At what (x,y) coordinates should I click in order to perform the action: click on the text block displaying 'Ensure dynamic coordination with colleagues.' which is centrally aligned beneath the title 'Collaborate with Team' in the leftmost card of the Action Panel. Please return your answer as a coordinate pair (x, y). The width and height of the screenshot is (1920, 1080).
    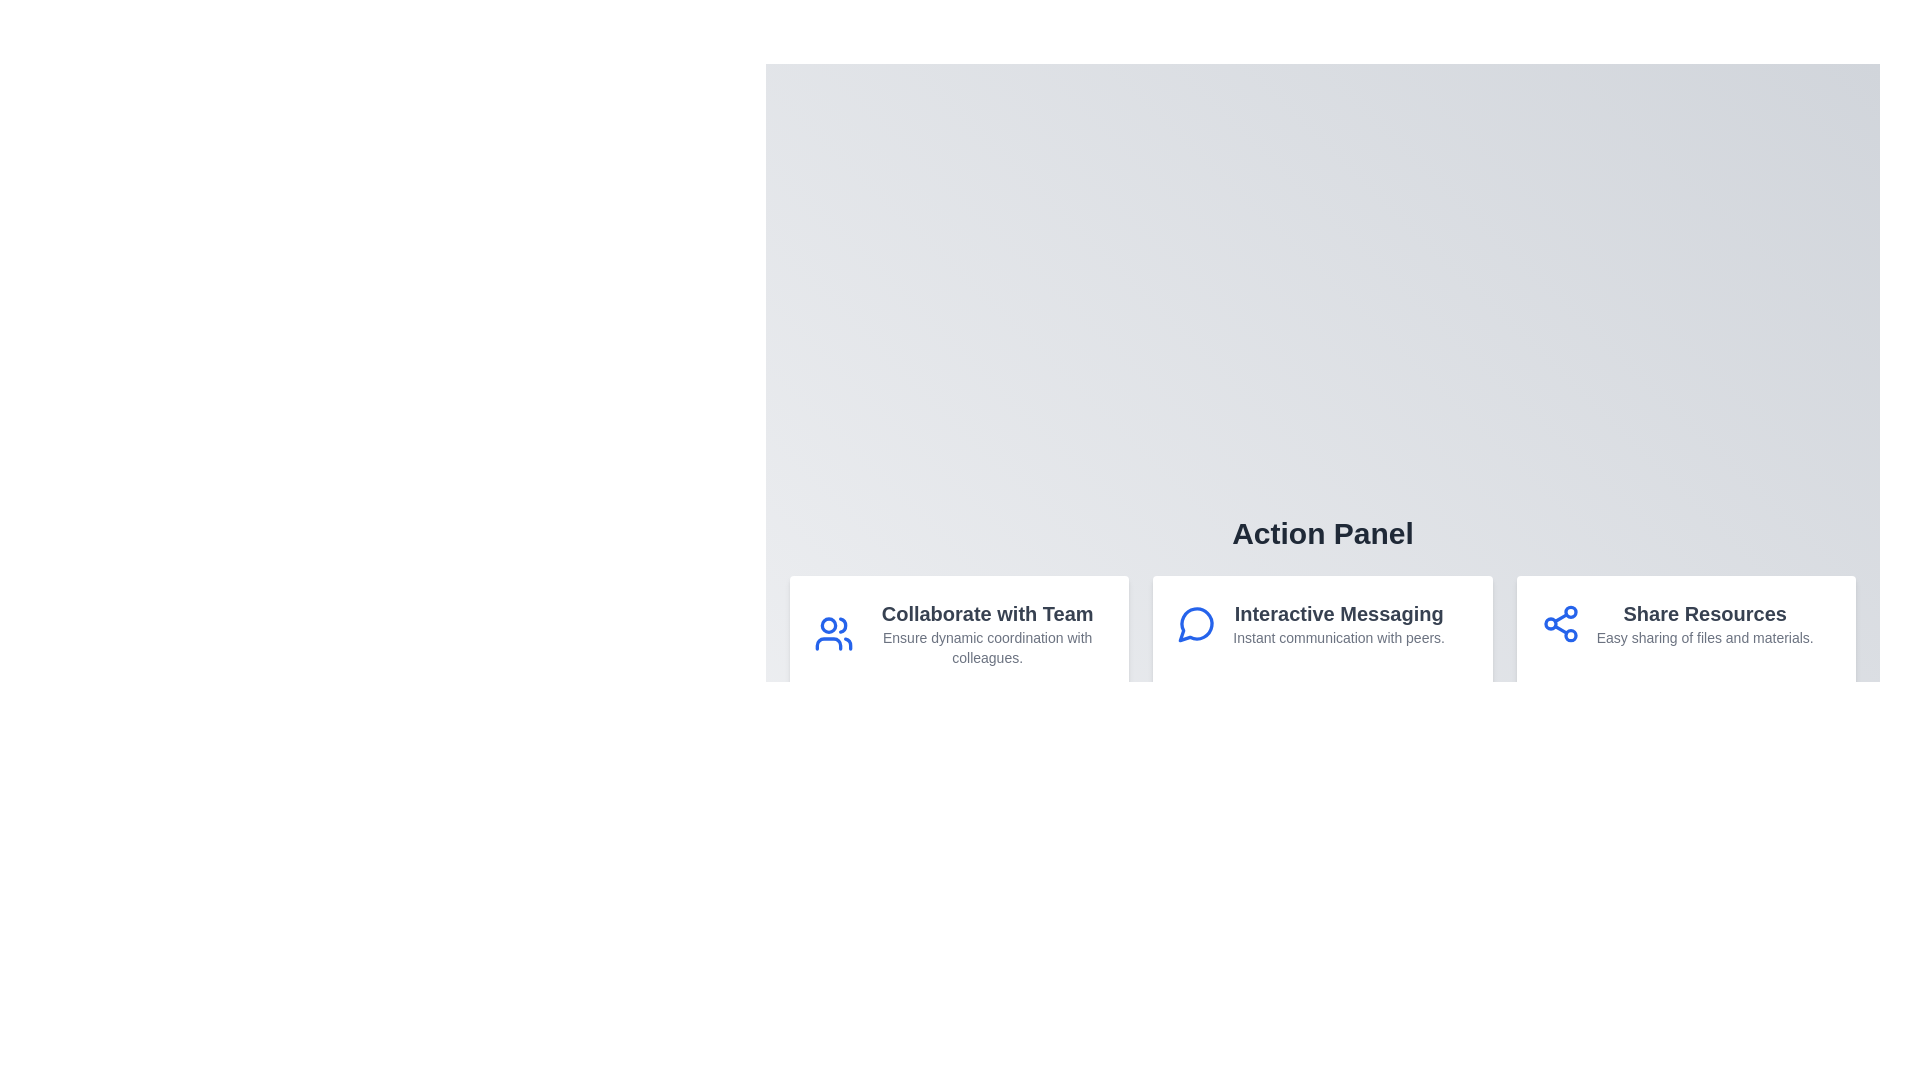
    Looking at the image, I should click on (987, 648).